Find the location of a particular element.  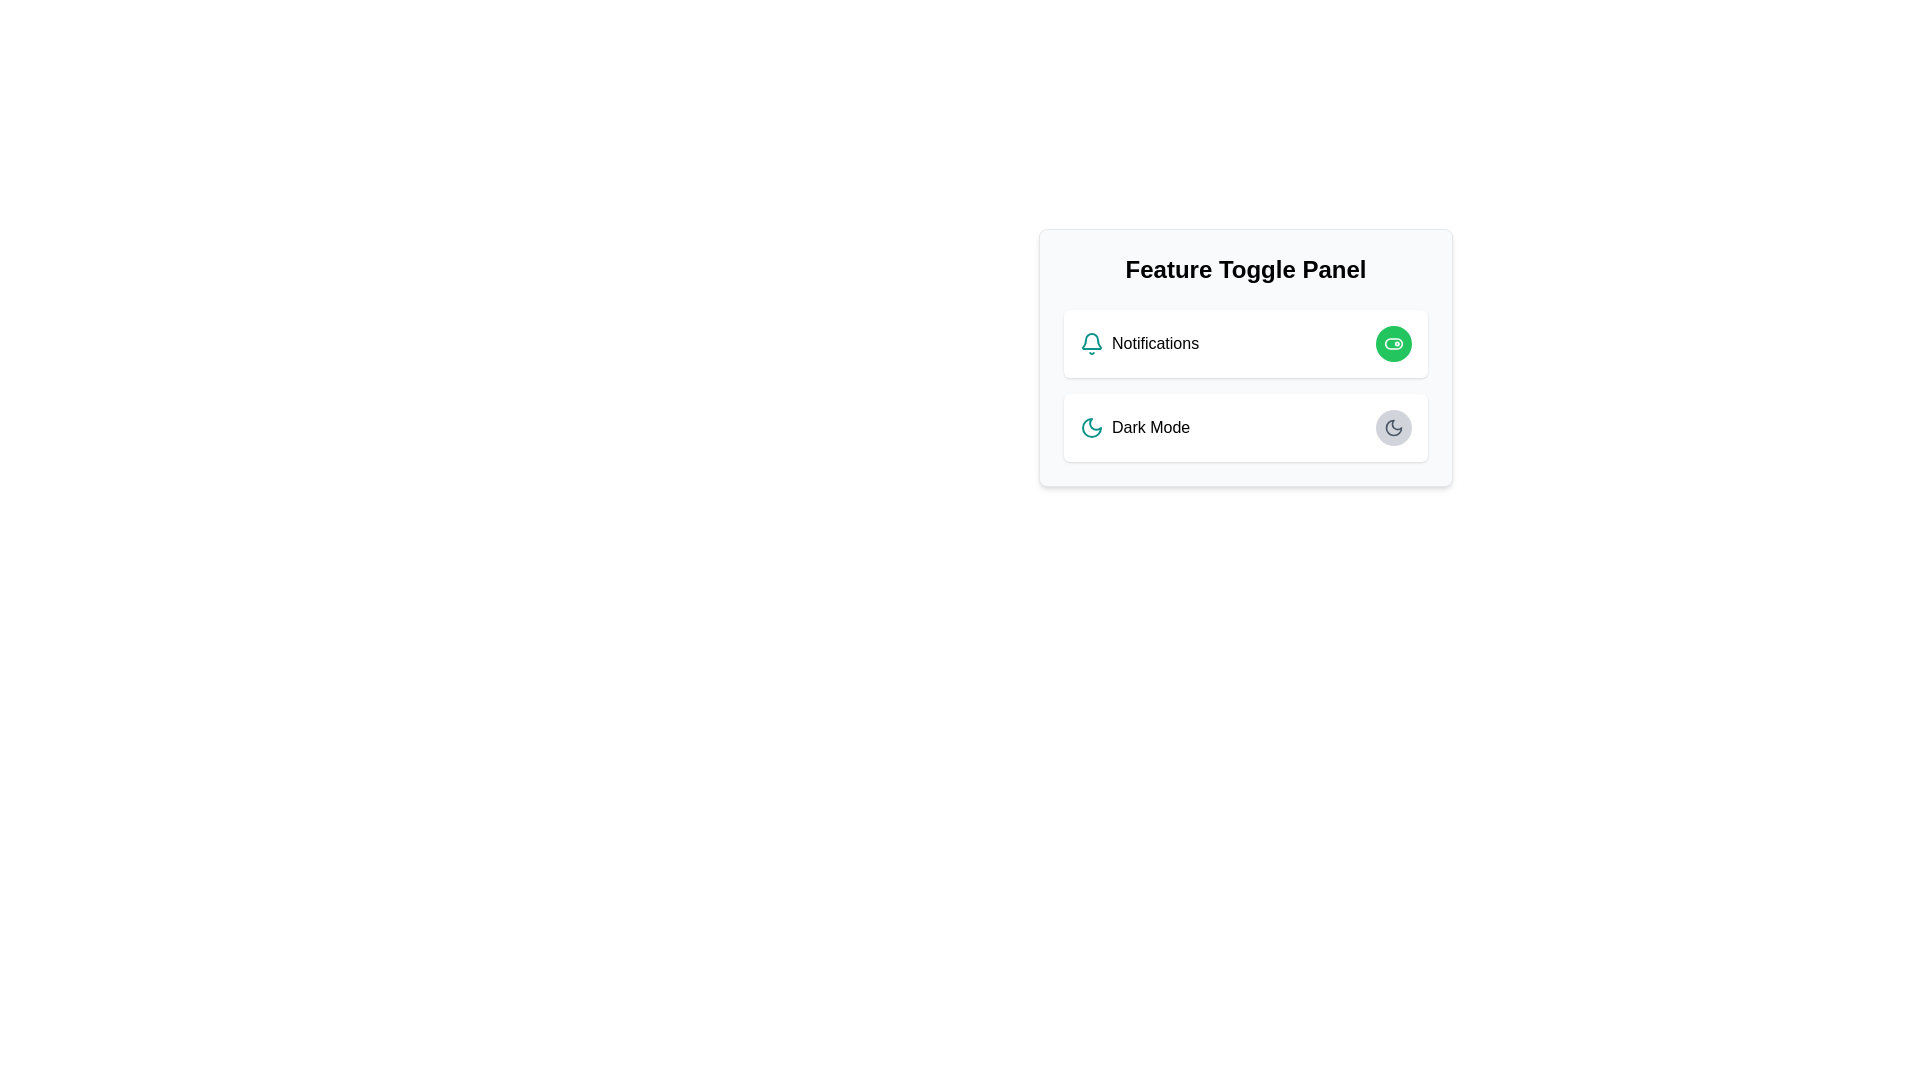

the Label with Icon that serves as a title for the Dark Mode feature toggle, located within the 'Feature Toggle Panel' card, positioned below 'Notifications' is located at coordinates (1135, 427).